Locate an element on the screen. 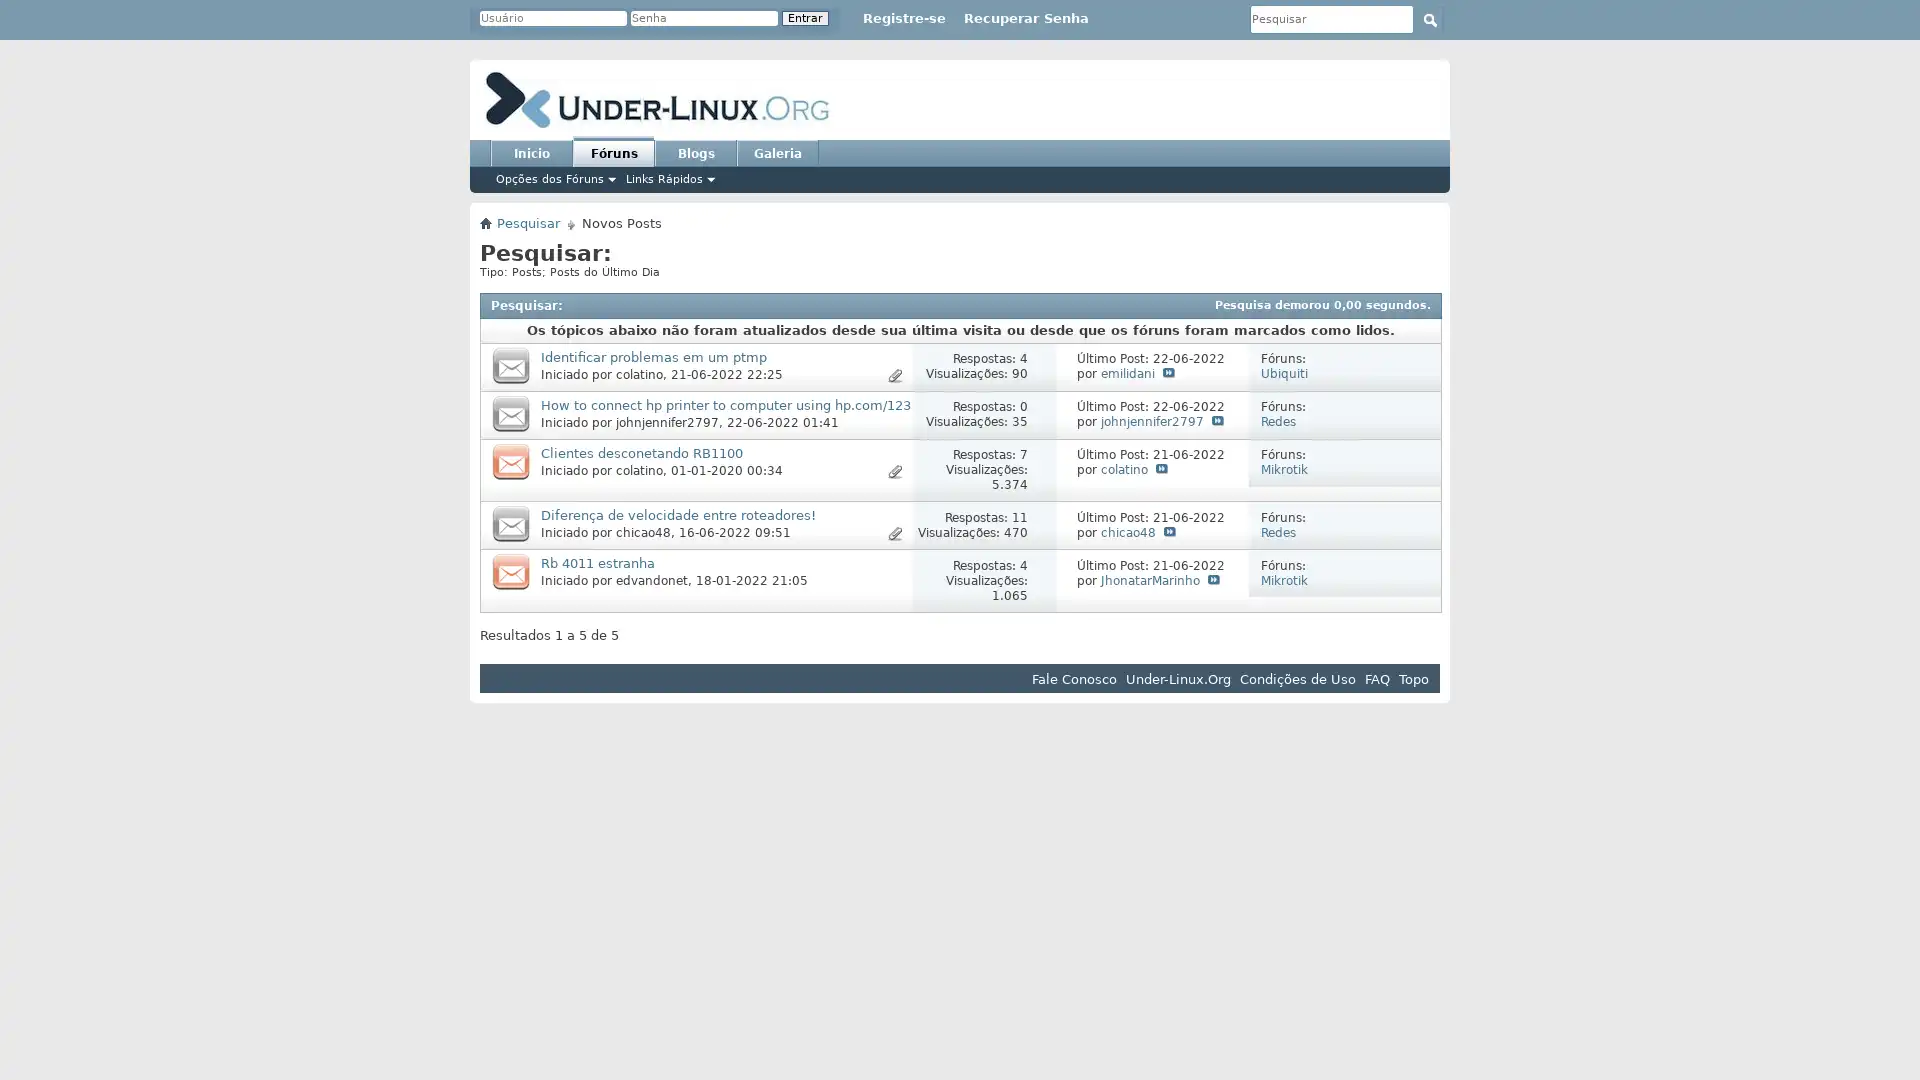  Submit is located at coordinates (1429, 19).